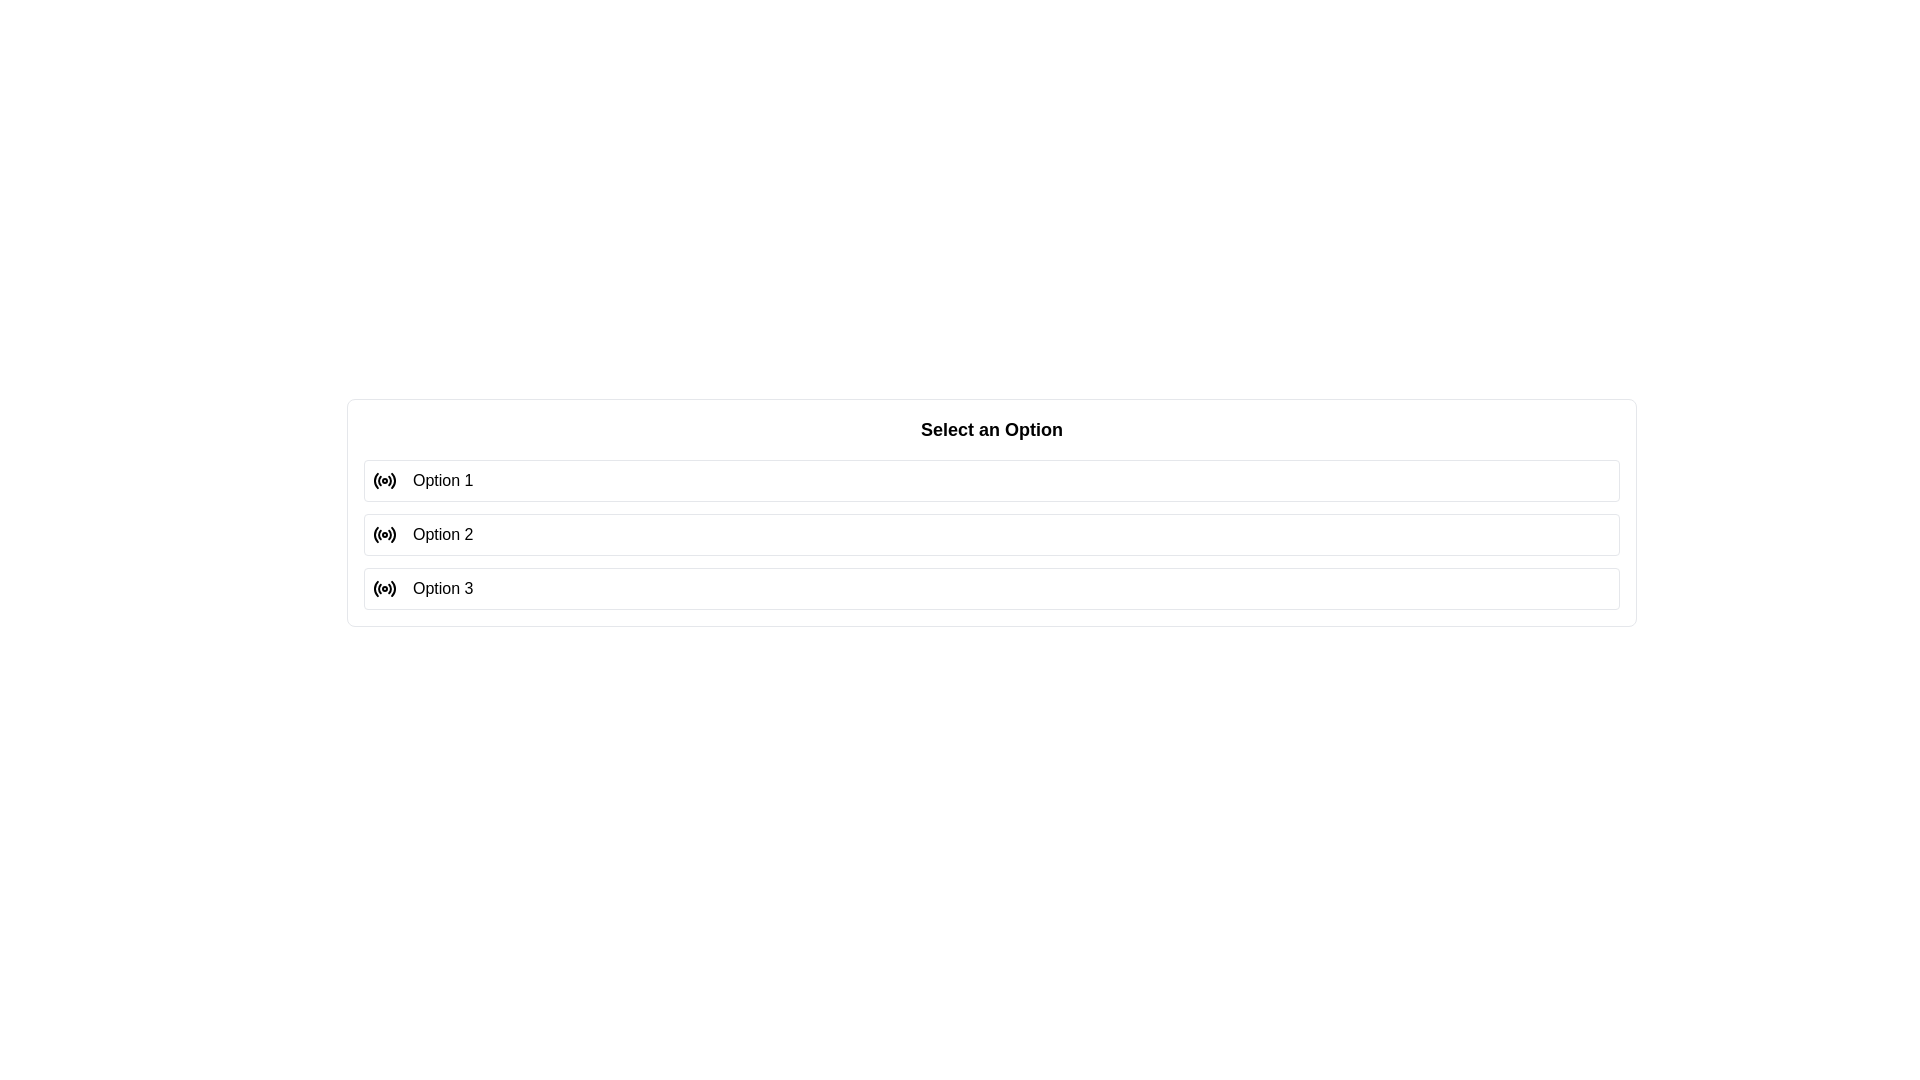 This screenshot has width=1920, height=1080. I want to click on the radio button associated with the first option in the vertical list of selectable radio button options, so click(442, 481).